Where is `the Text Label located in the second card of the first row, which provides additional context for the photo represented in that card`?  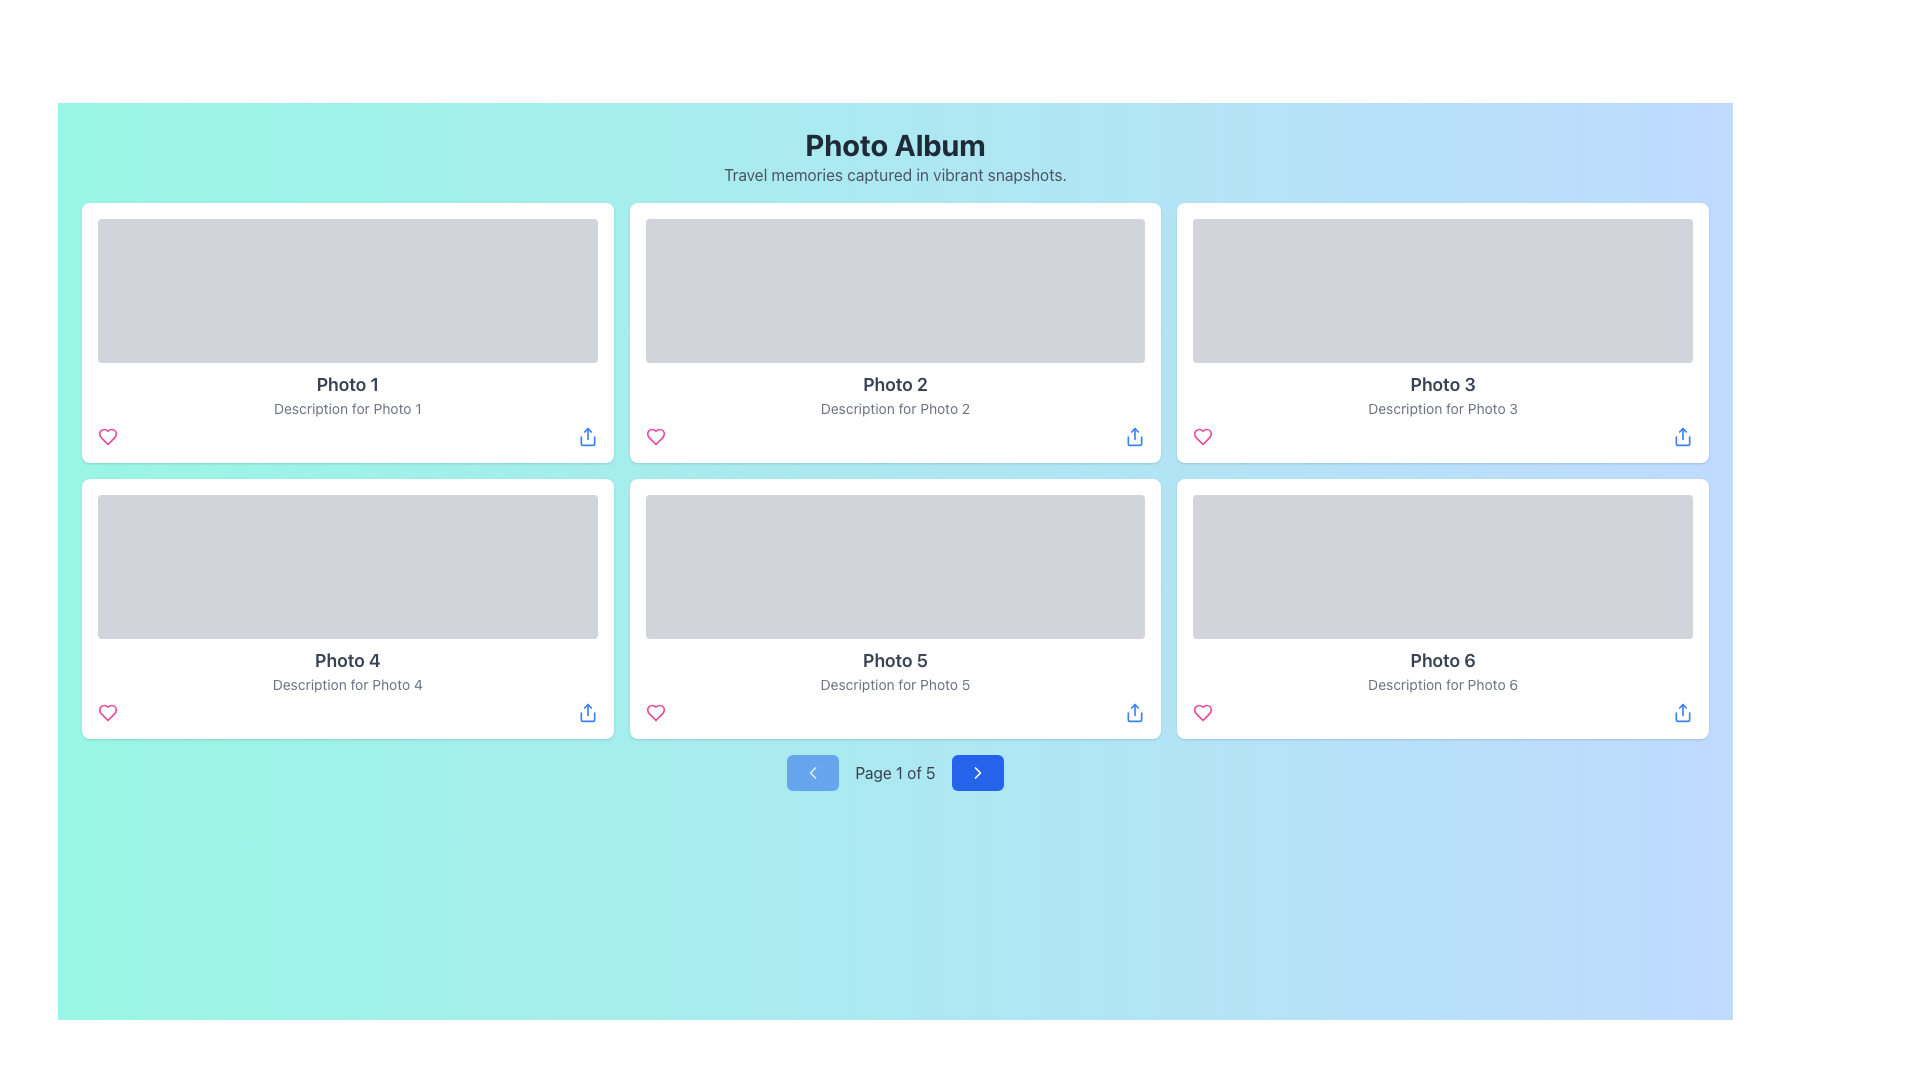 the Text Label located in the second card of the first row, which provides additional context for the photo represented in that card is located at coordinates (894, 407).